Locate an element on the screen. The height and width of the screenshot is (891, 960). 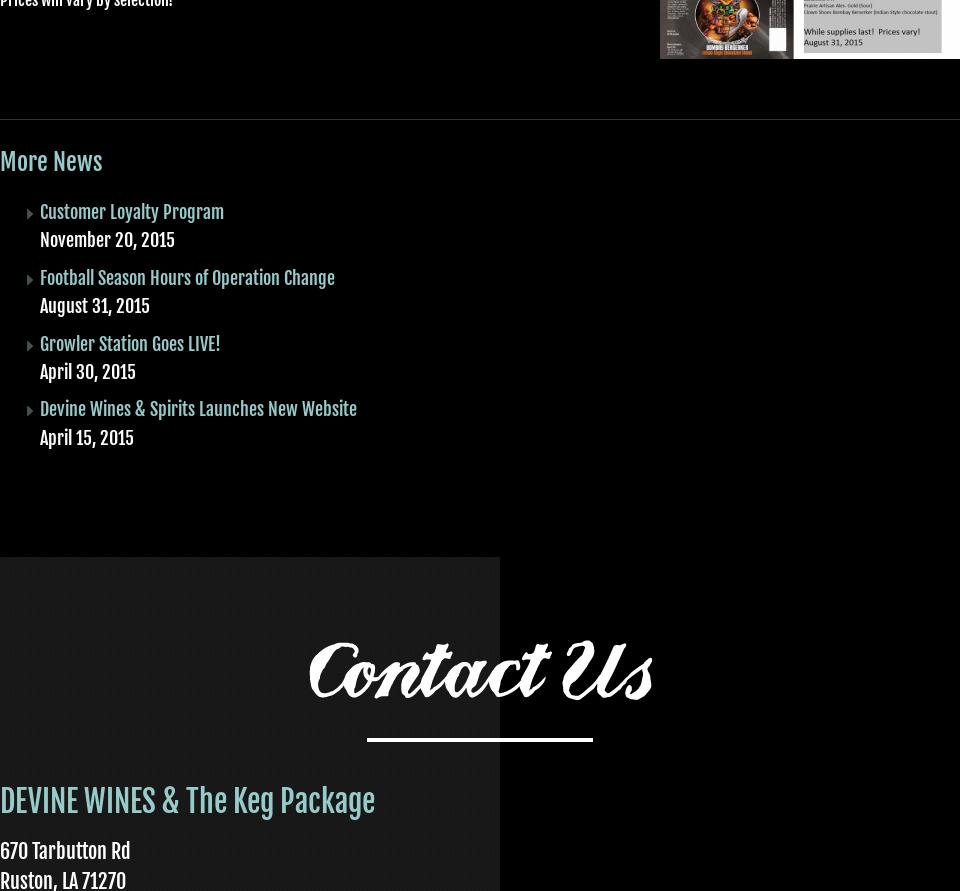
'April 15, 2015' is located at coordinates (86, 437).